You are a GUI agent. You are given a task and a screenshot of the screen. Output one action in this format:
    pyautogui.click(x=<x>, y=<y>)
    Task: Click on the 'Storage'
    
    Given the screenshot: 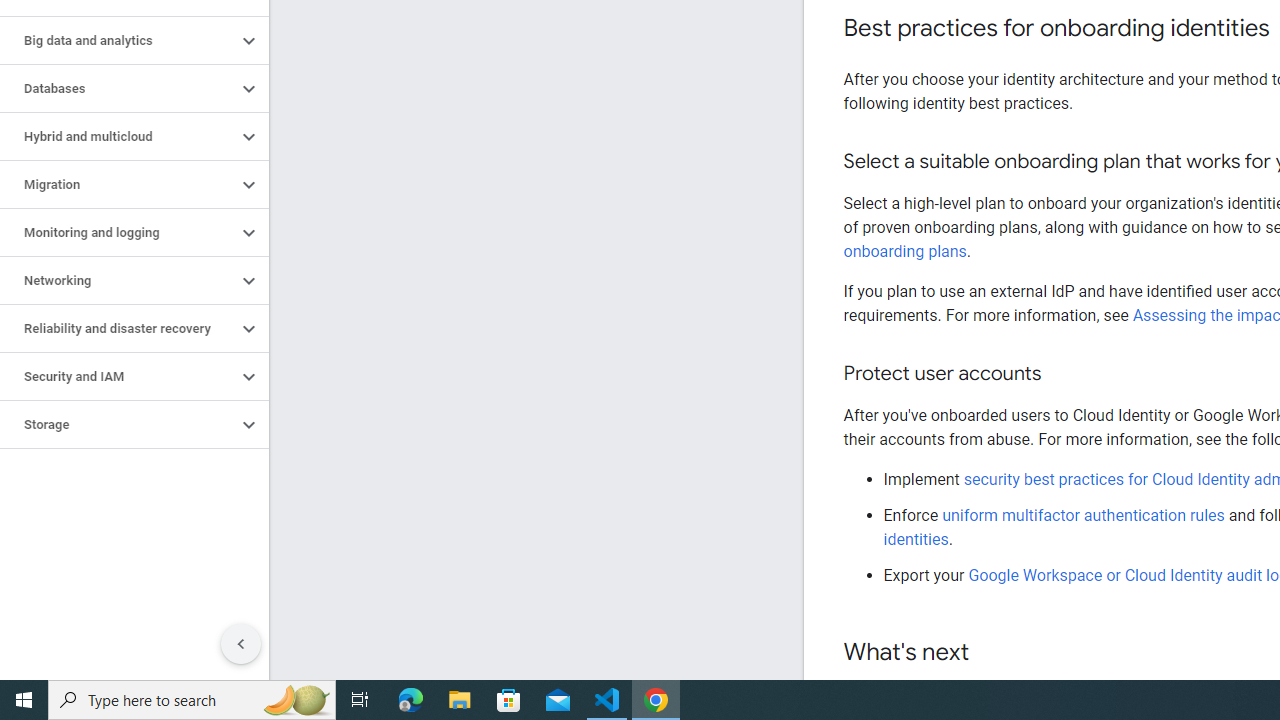 What is the action you would take?
    pyautogui.click(x=117, y=424)
    